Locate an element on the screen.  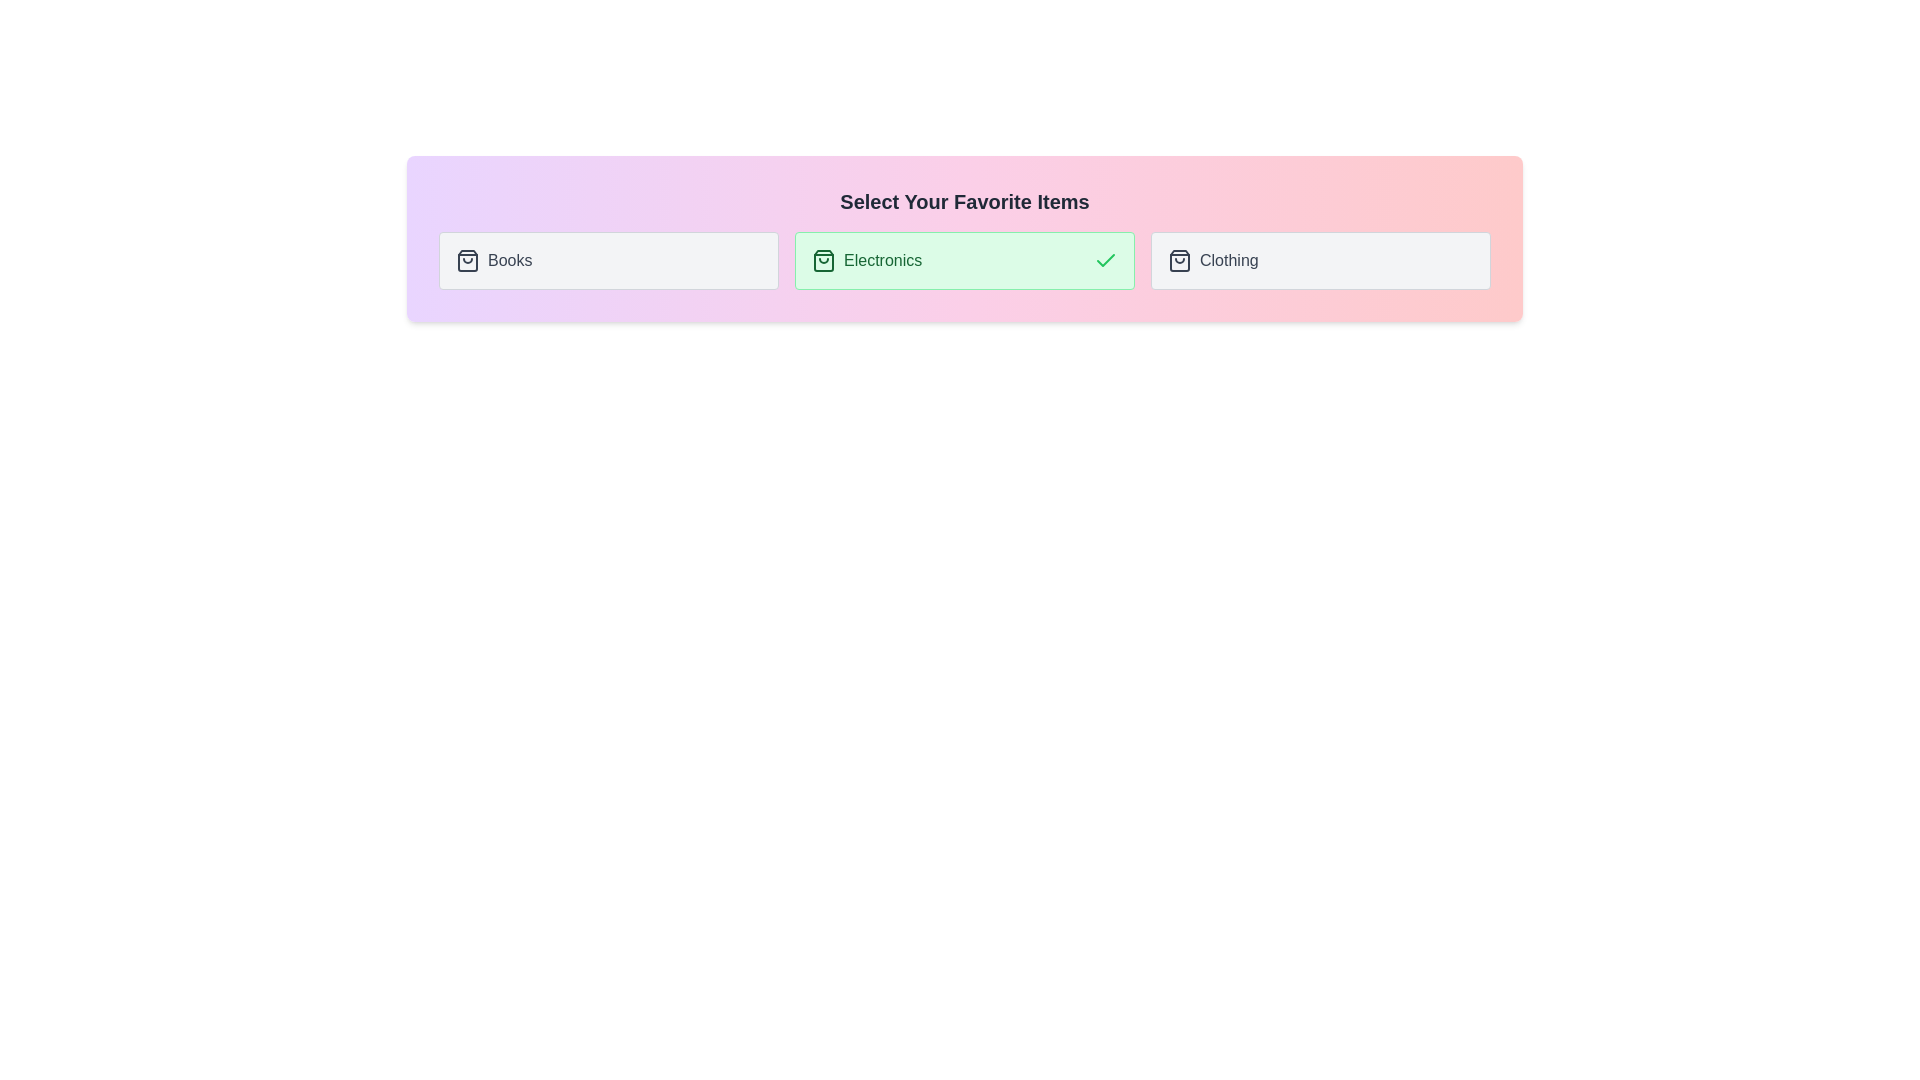
the item labeled Books to observe the visual feedback is located at coordinates (608, 260).